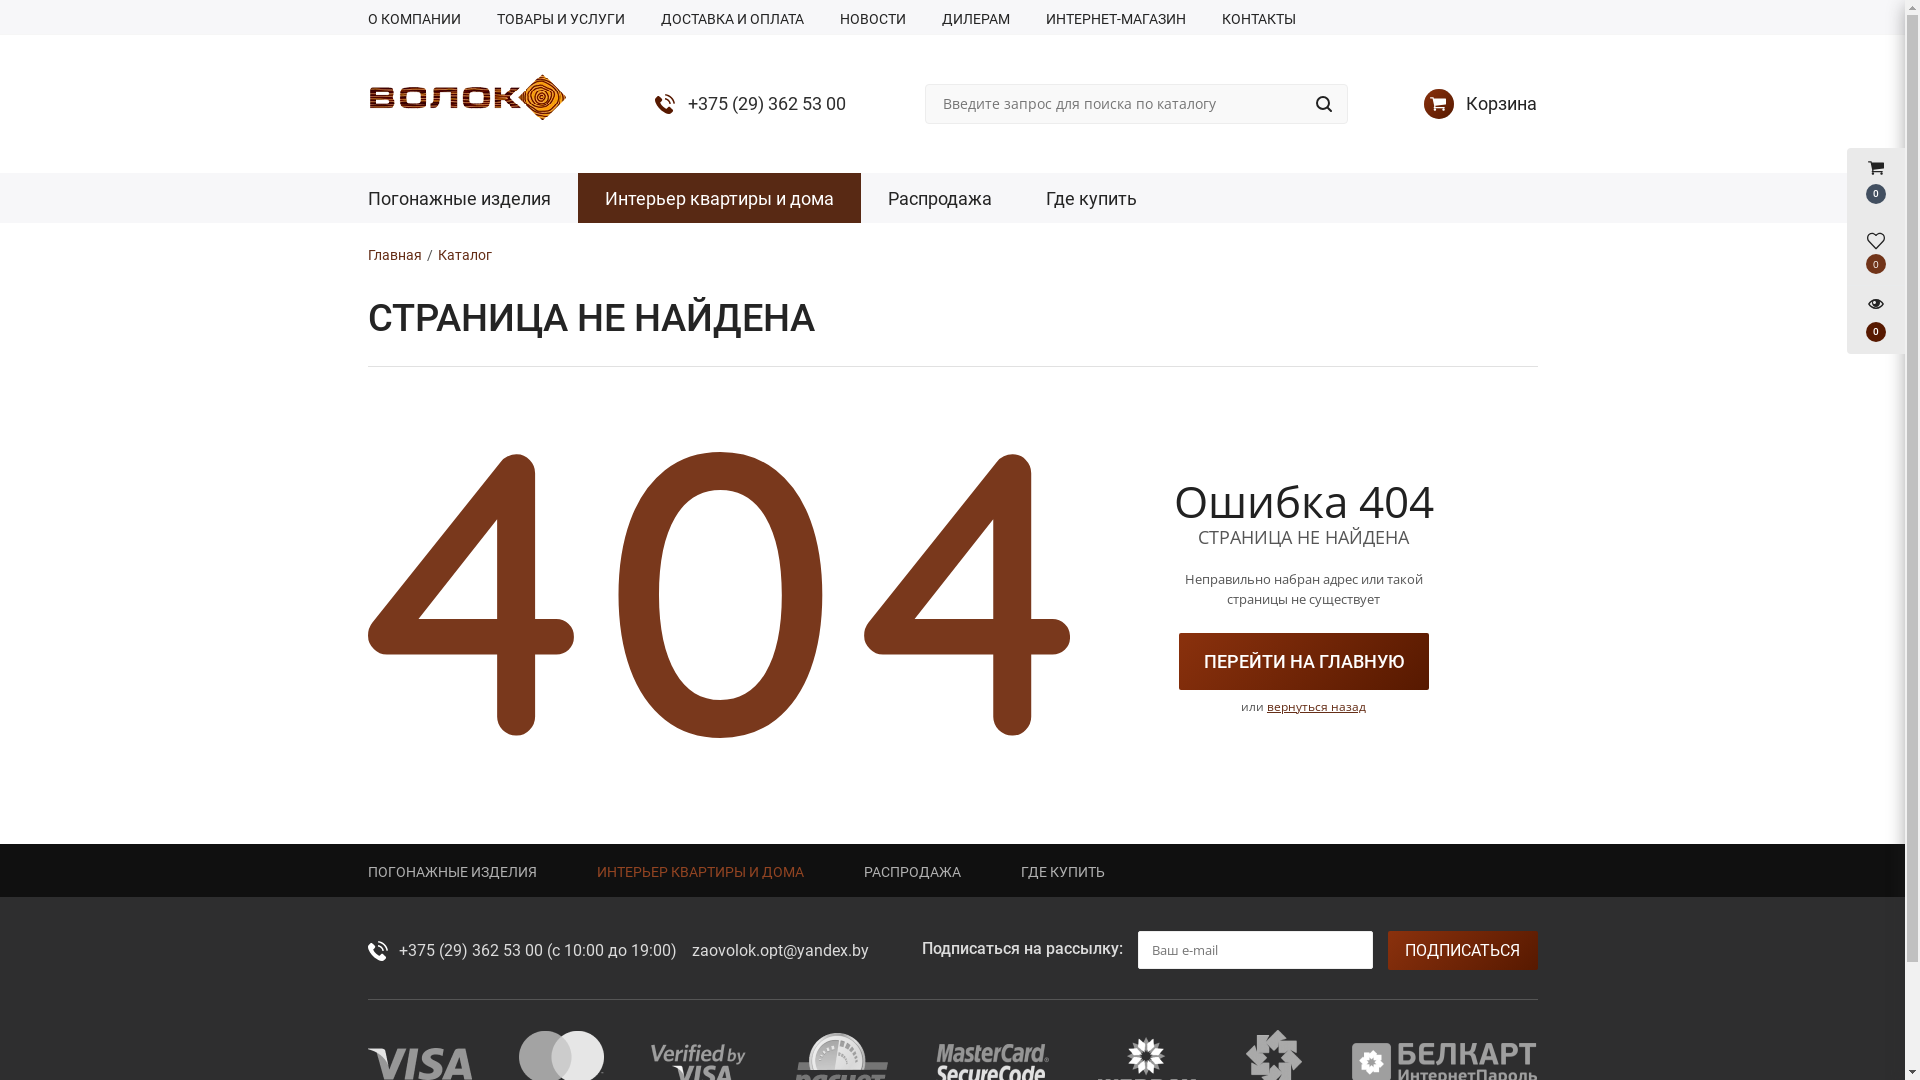 The image size is (1920, 1080). I want to click on 'volokwood', so click(467, 97).